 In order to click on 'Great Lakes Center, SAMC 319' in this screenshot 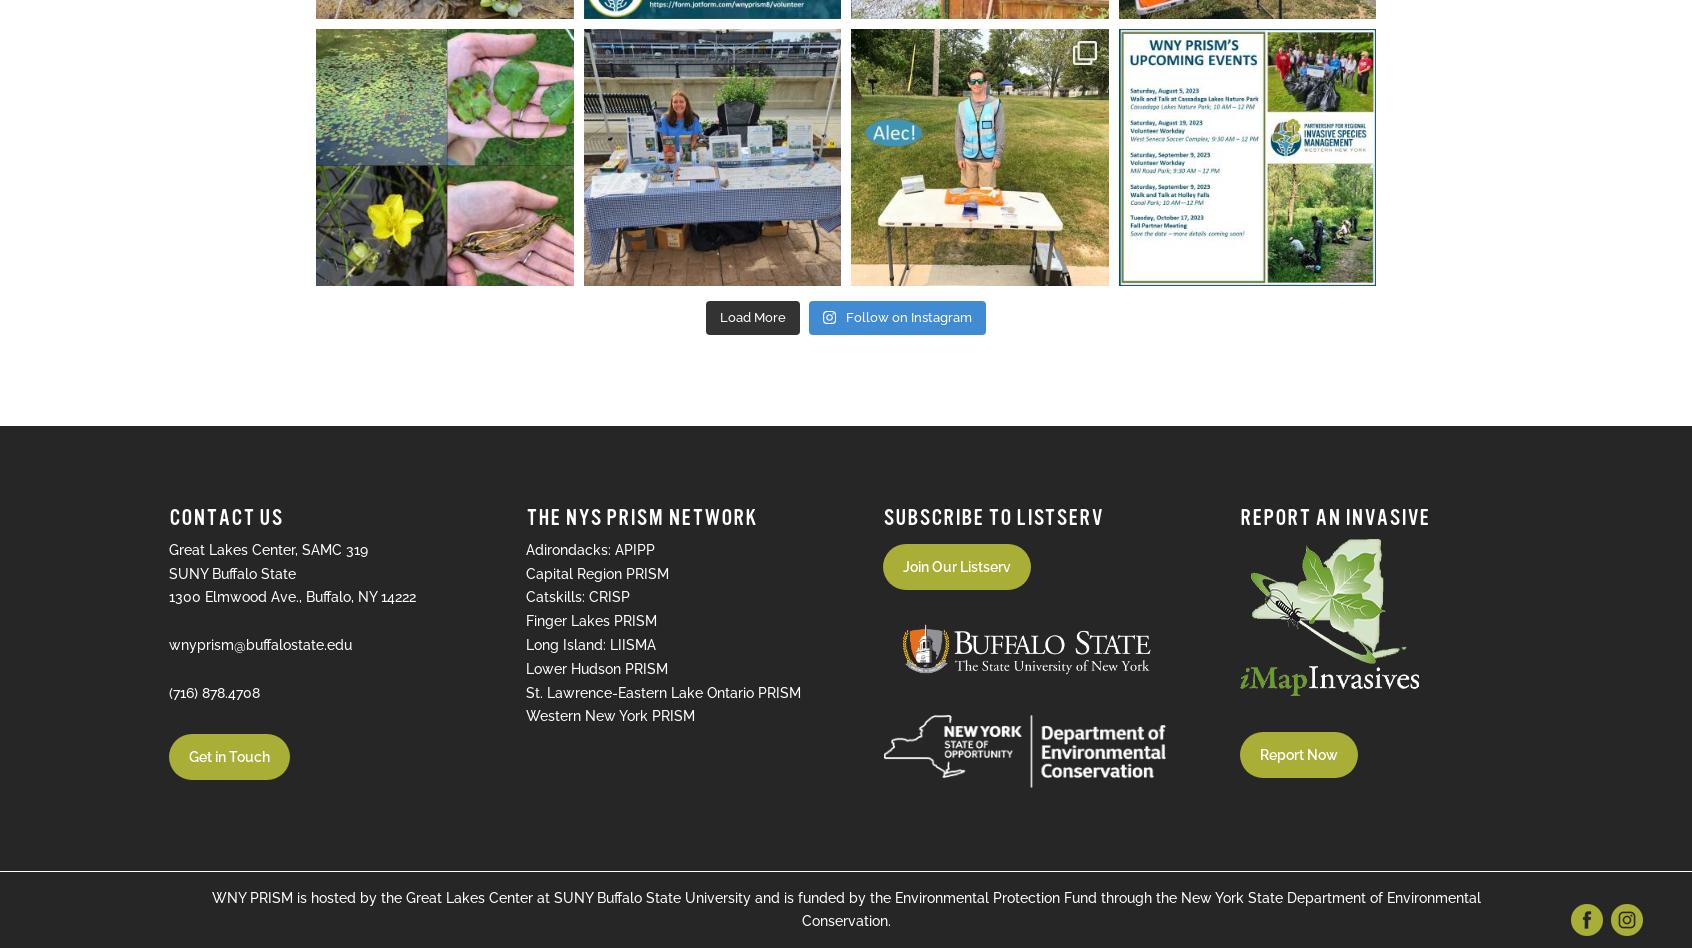, I will do `click(268, 548)`.